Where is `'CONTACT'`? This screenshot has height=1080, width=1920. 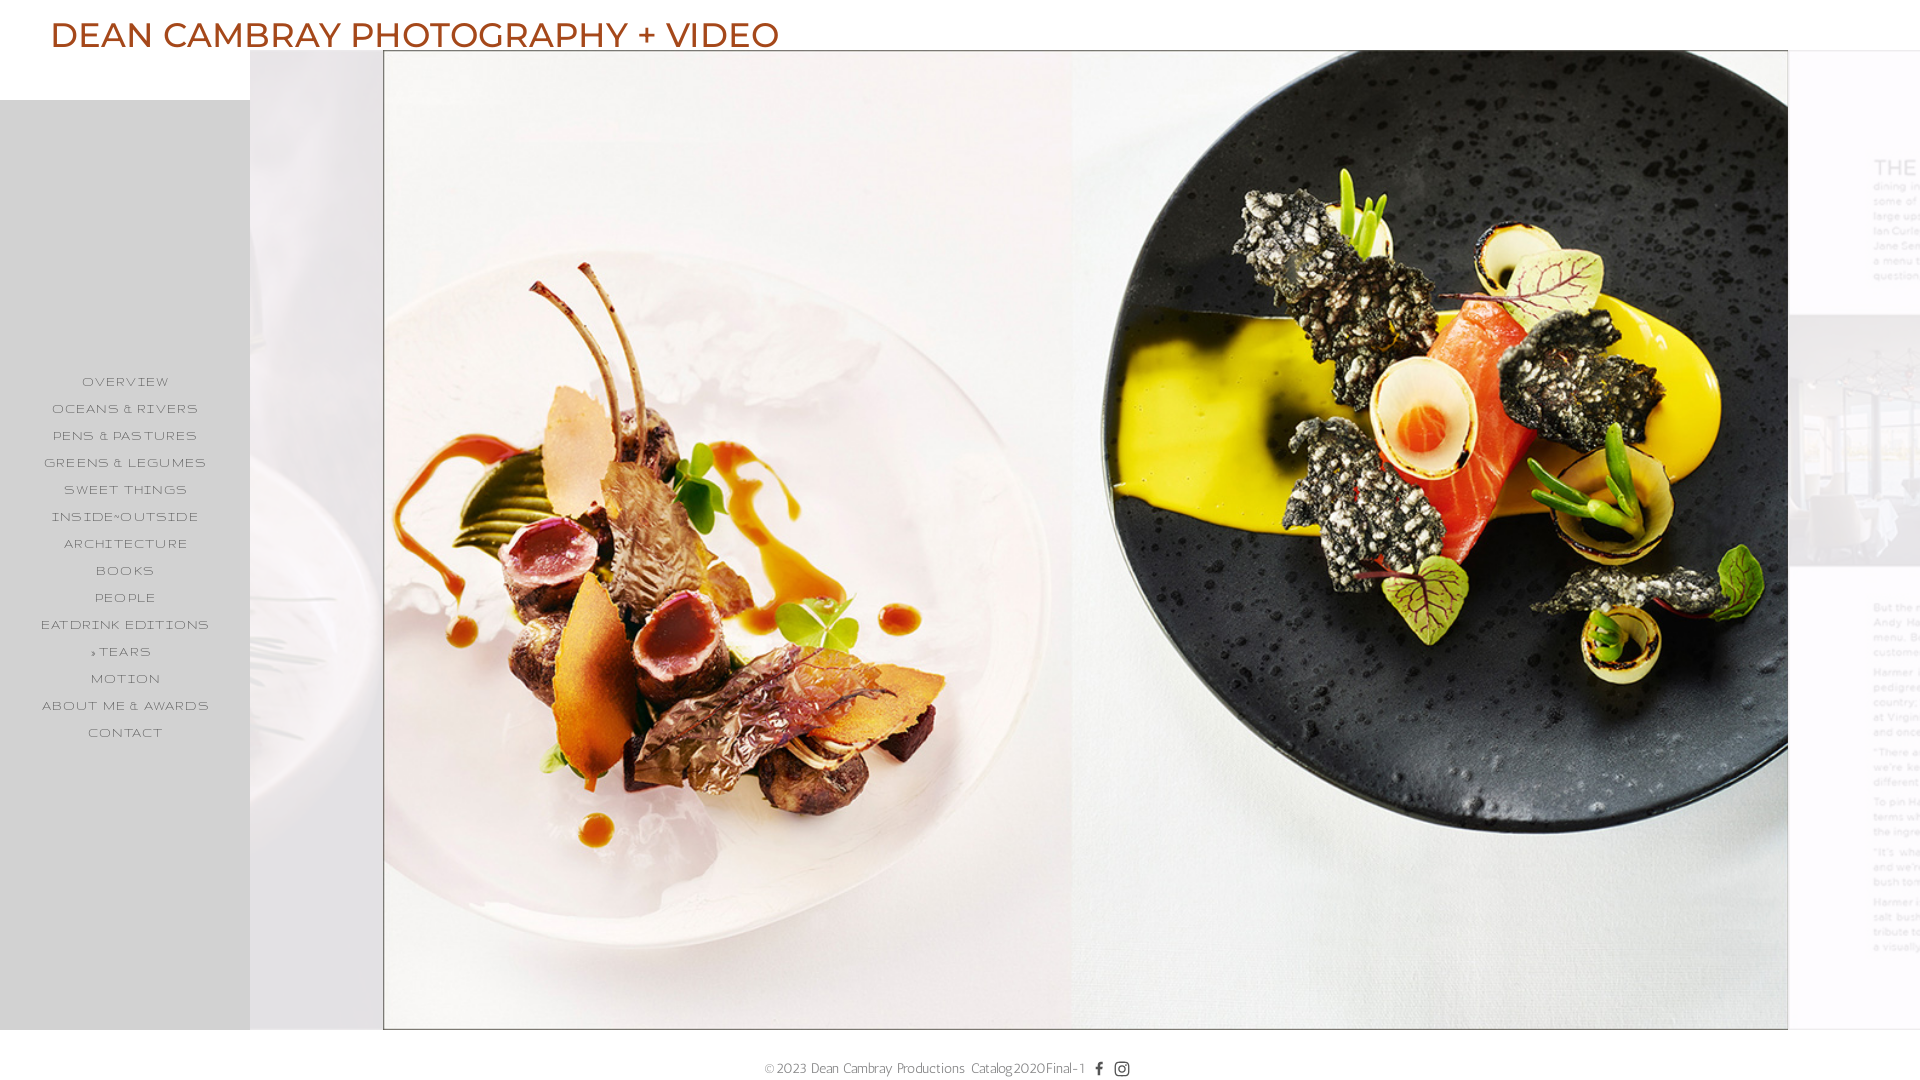 'CONTACT' is located at coordinates (124, 732).